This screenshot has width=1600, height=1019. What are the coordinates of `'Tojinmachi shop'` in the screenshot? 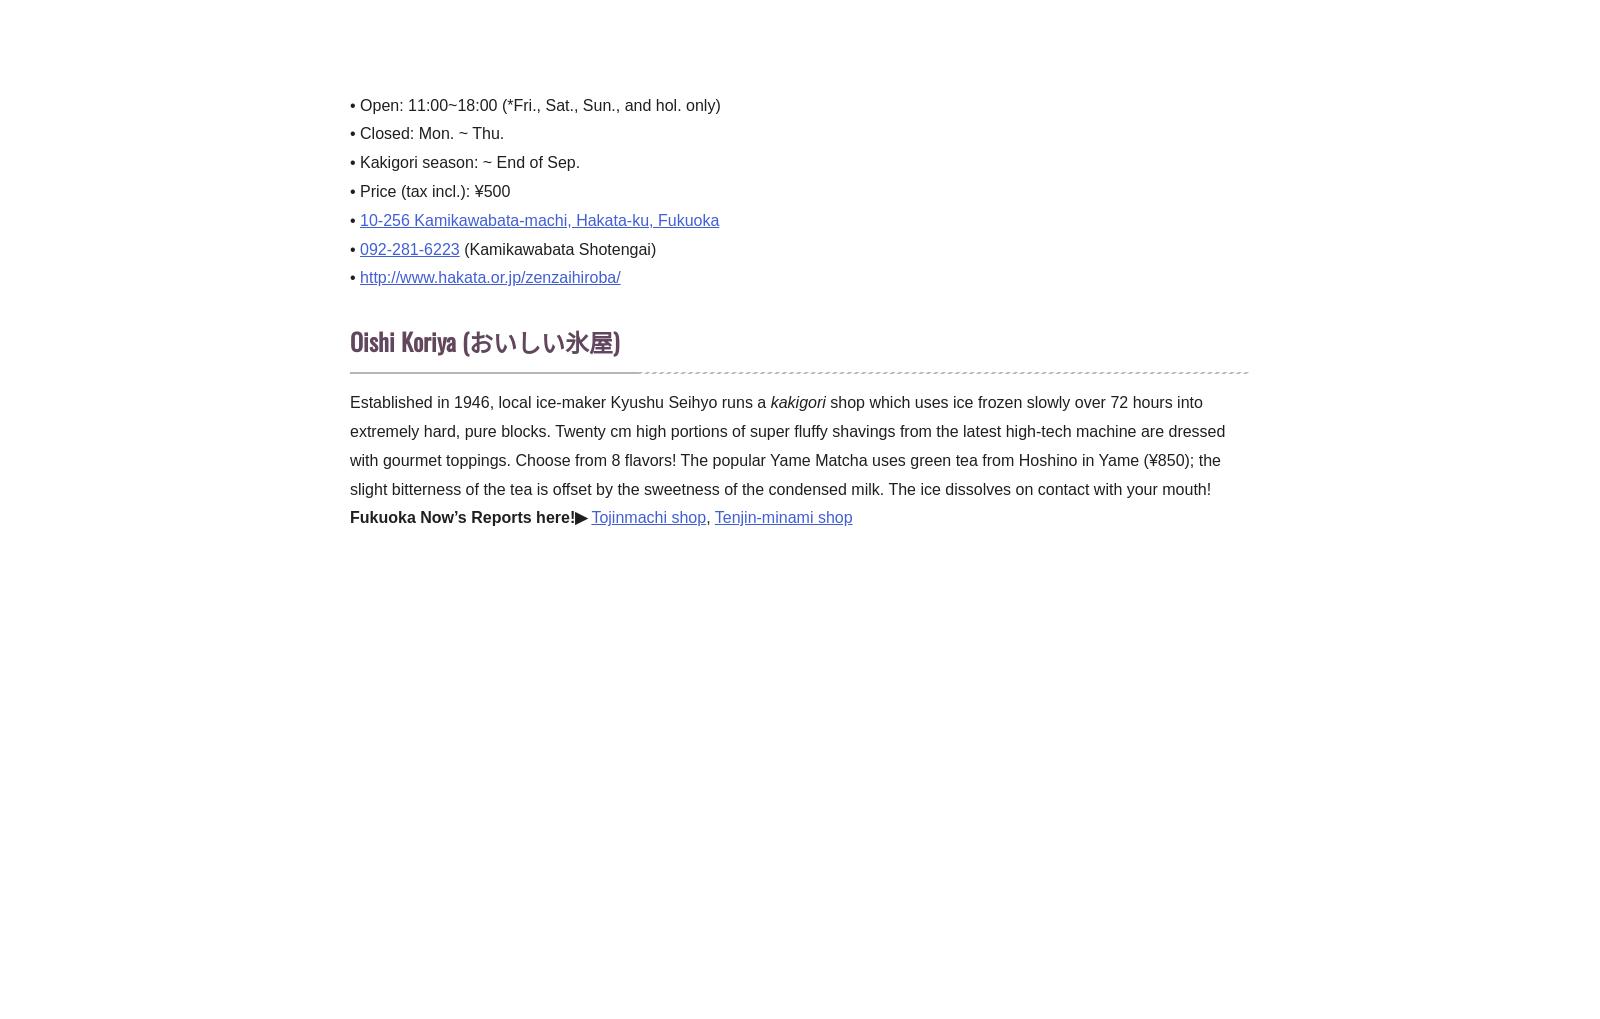 It's located at (590, 517).